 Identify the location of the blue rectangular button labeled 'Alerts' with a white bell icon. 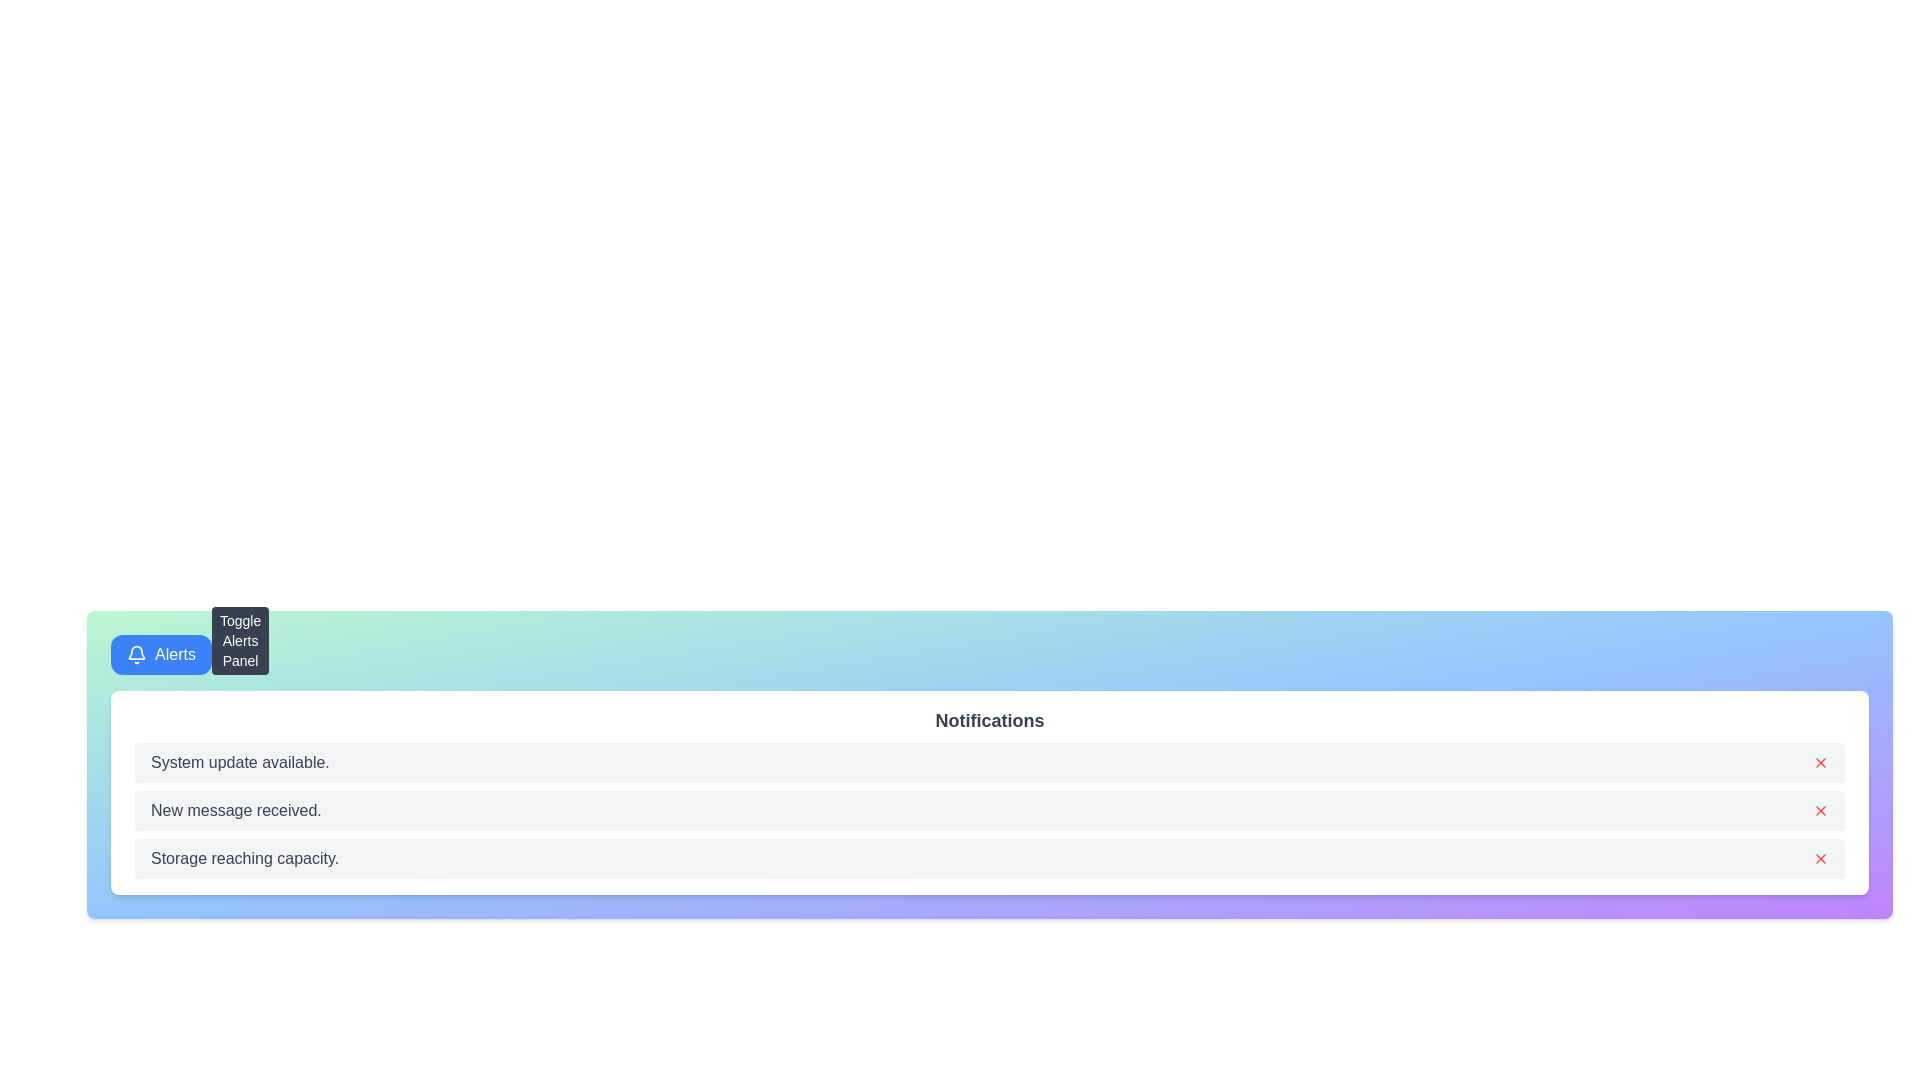
(161, 655).